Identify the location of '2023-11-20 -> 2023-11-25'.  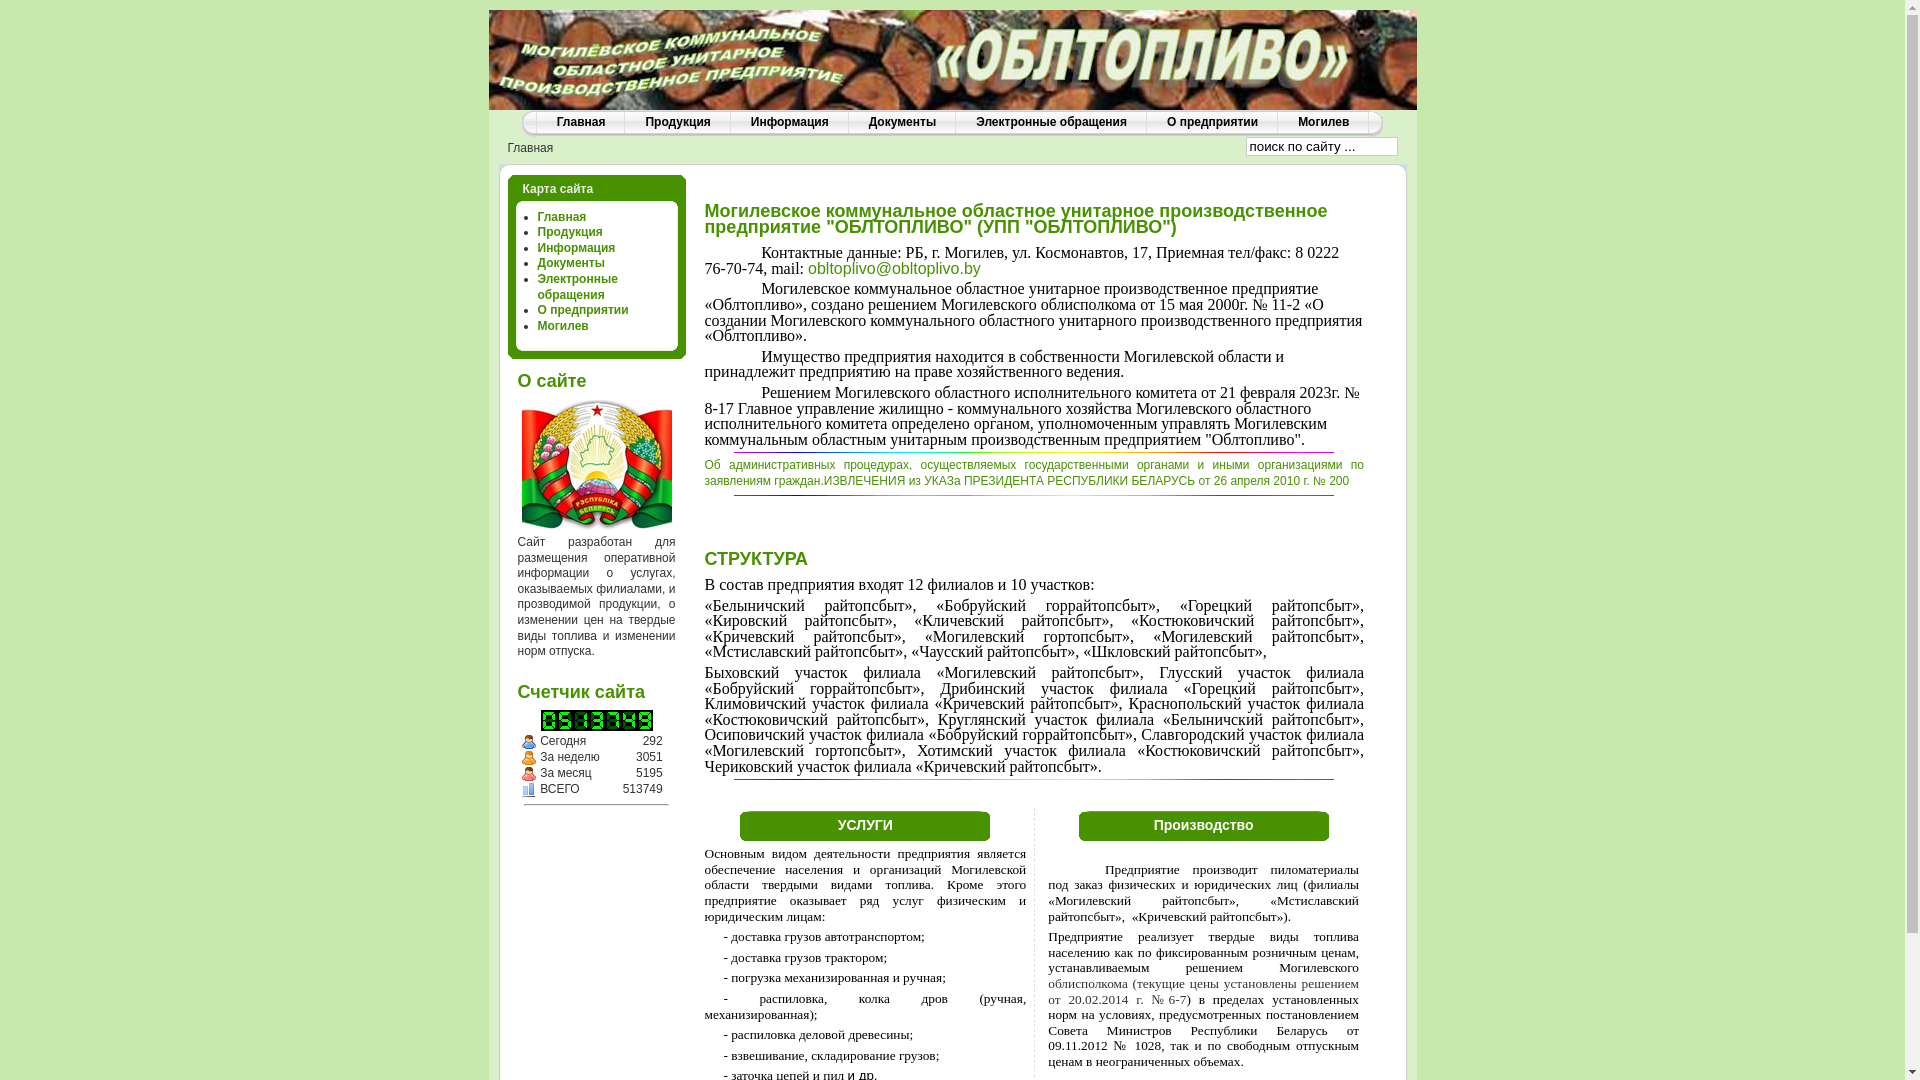
(528, 758).